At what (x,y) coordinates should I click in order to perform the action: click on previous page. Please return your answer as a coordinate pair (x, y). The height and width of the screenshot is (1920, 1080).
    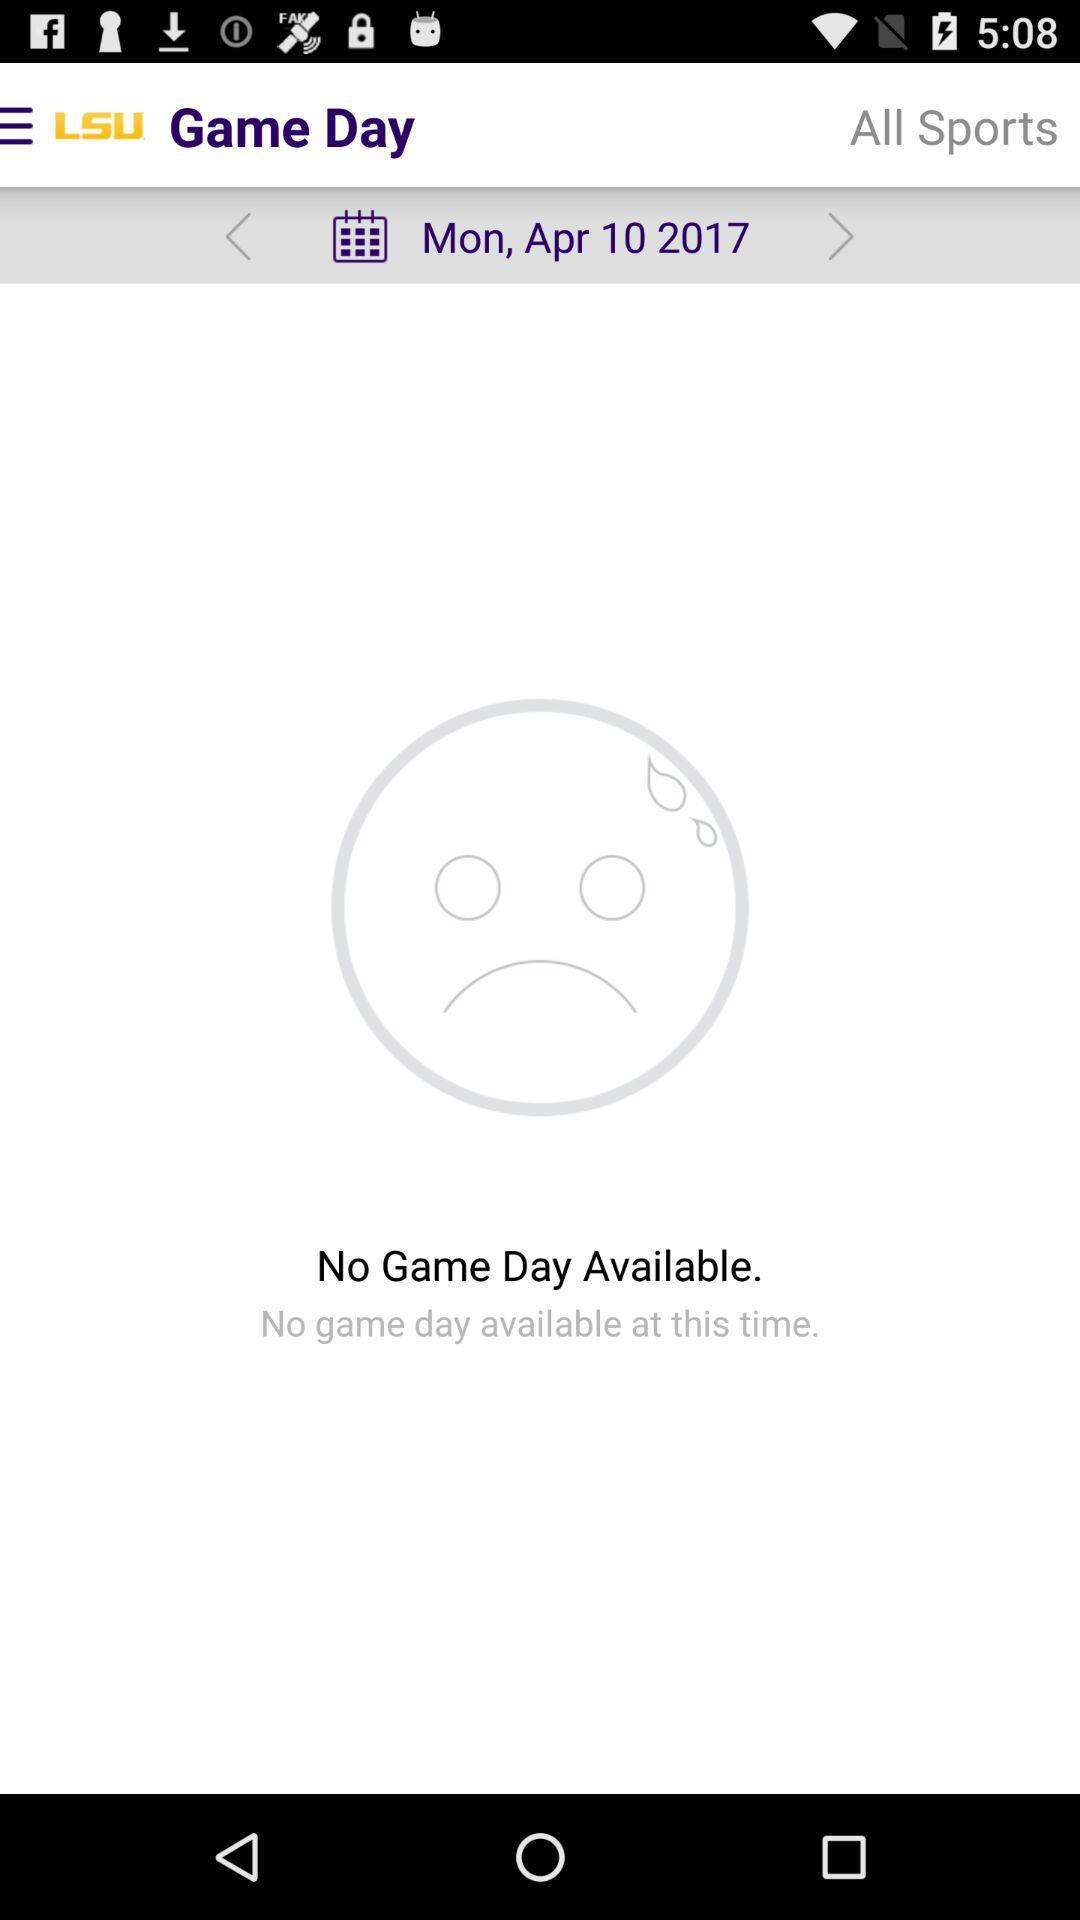
    Looking at the image, I should click on (237, 236).